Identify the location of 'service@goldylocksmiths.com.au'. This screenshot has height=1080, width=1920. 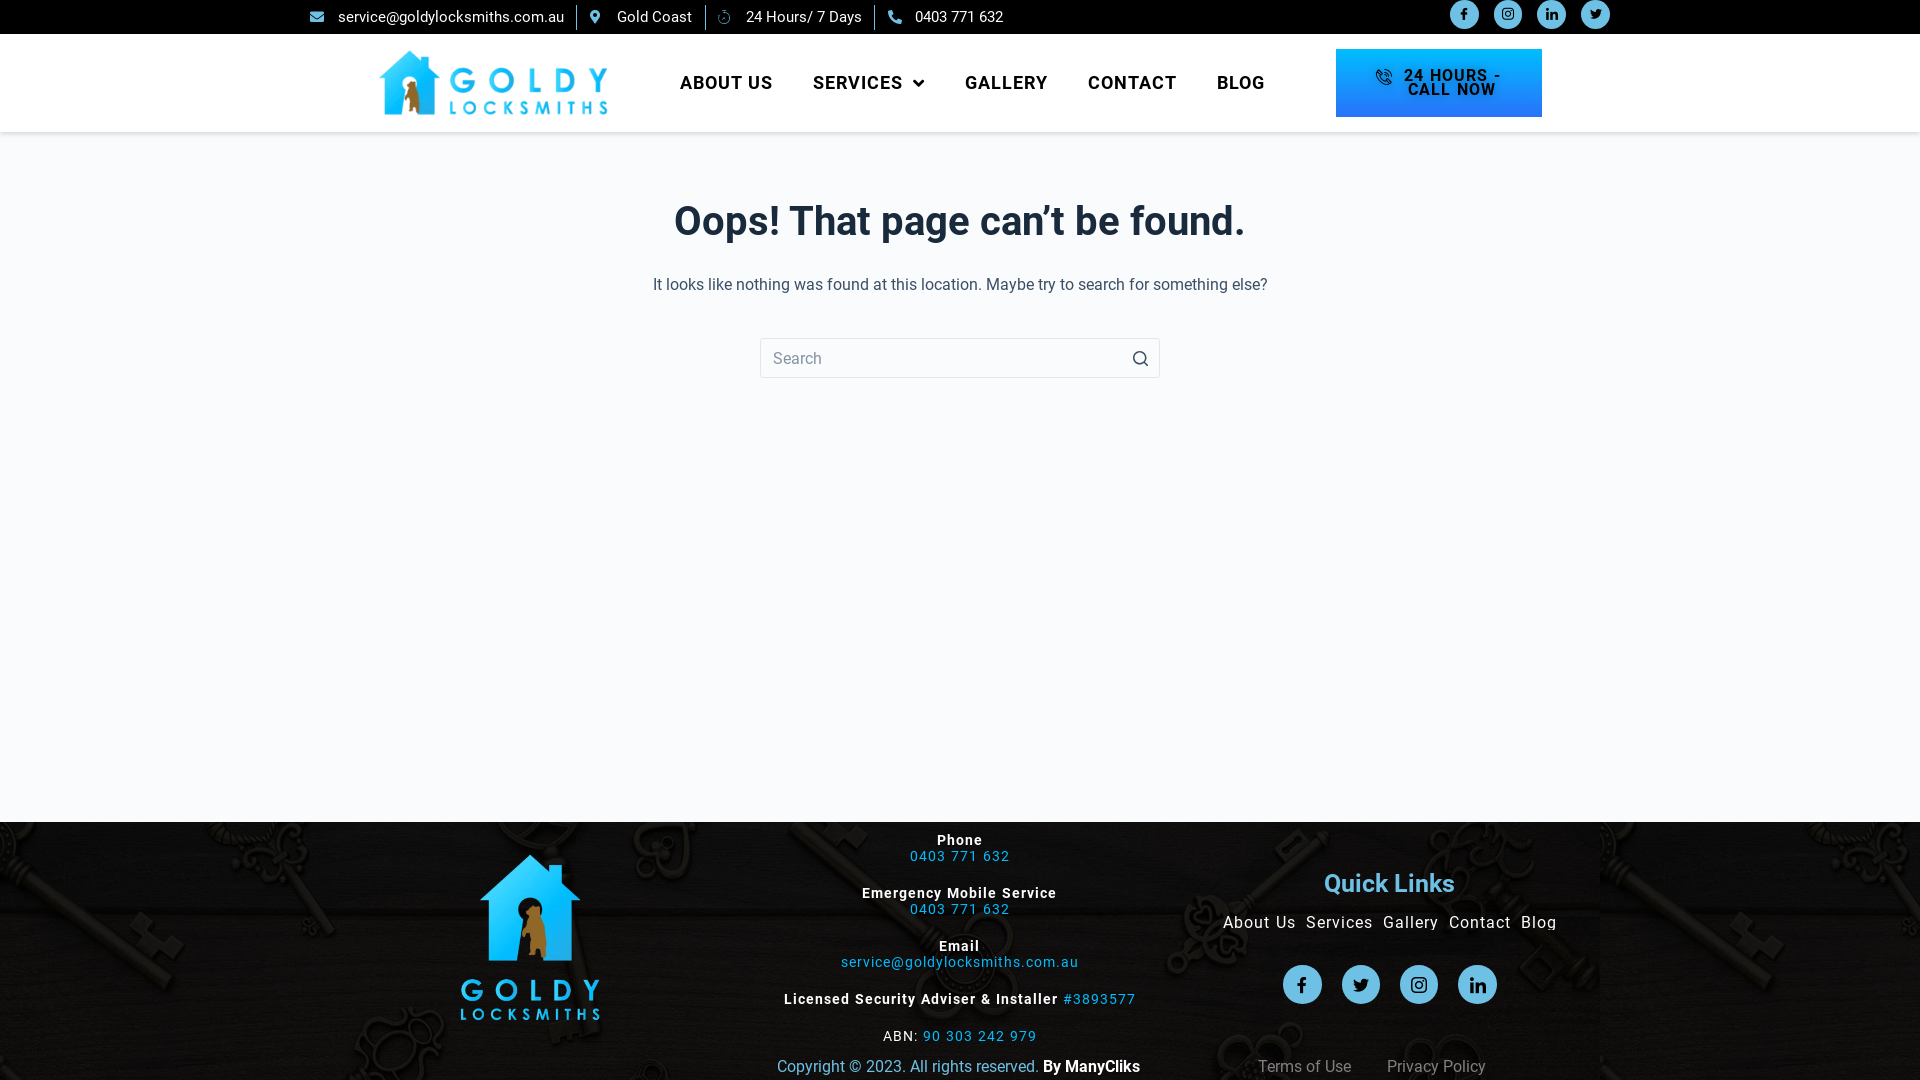
(435, 17).